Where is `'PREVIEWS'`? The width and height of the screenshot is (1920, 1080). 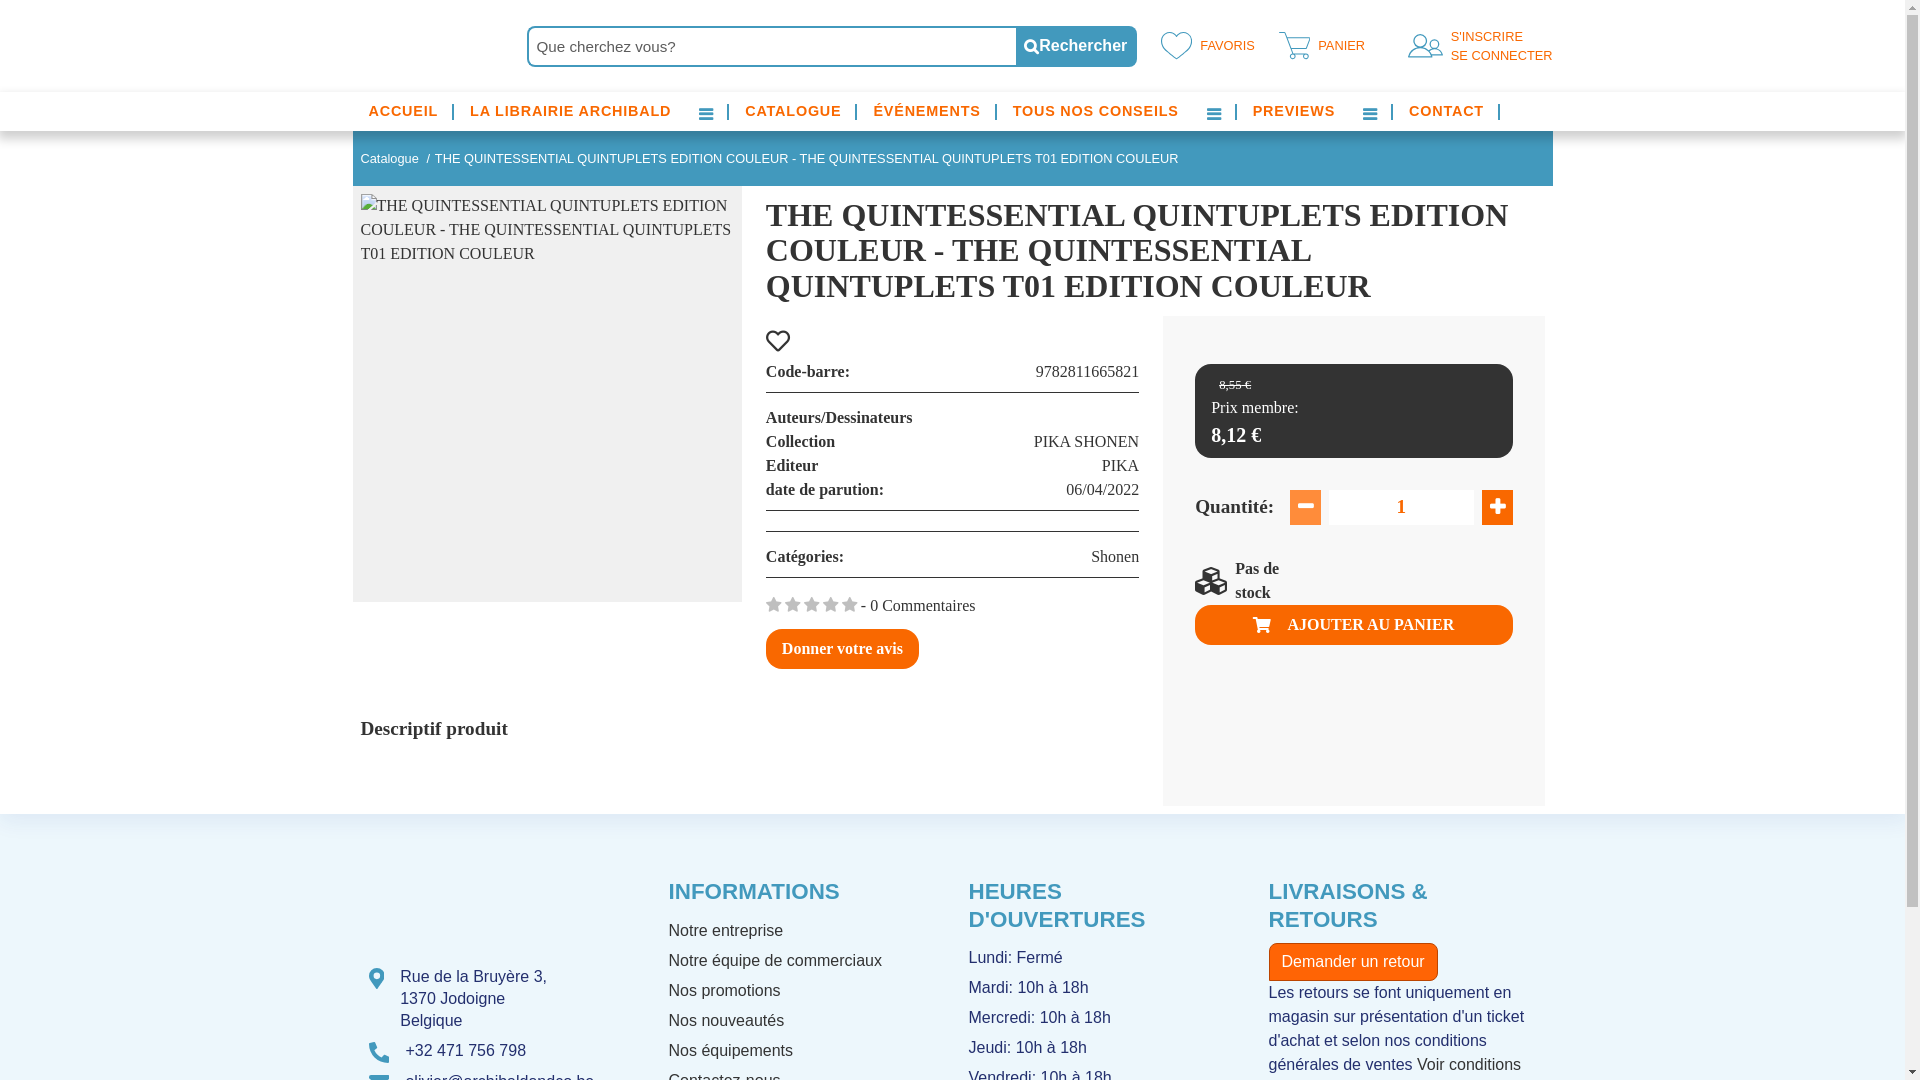 'PREVIEWS' is located at coordinates (1251, 111).